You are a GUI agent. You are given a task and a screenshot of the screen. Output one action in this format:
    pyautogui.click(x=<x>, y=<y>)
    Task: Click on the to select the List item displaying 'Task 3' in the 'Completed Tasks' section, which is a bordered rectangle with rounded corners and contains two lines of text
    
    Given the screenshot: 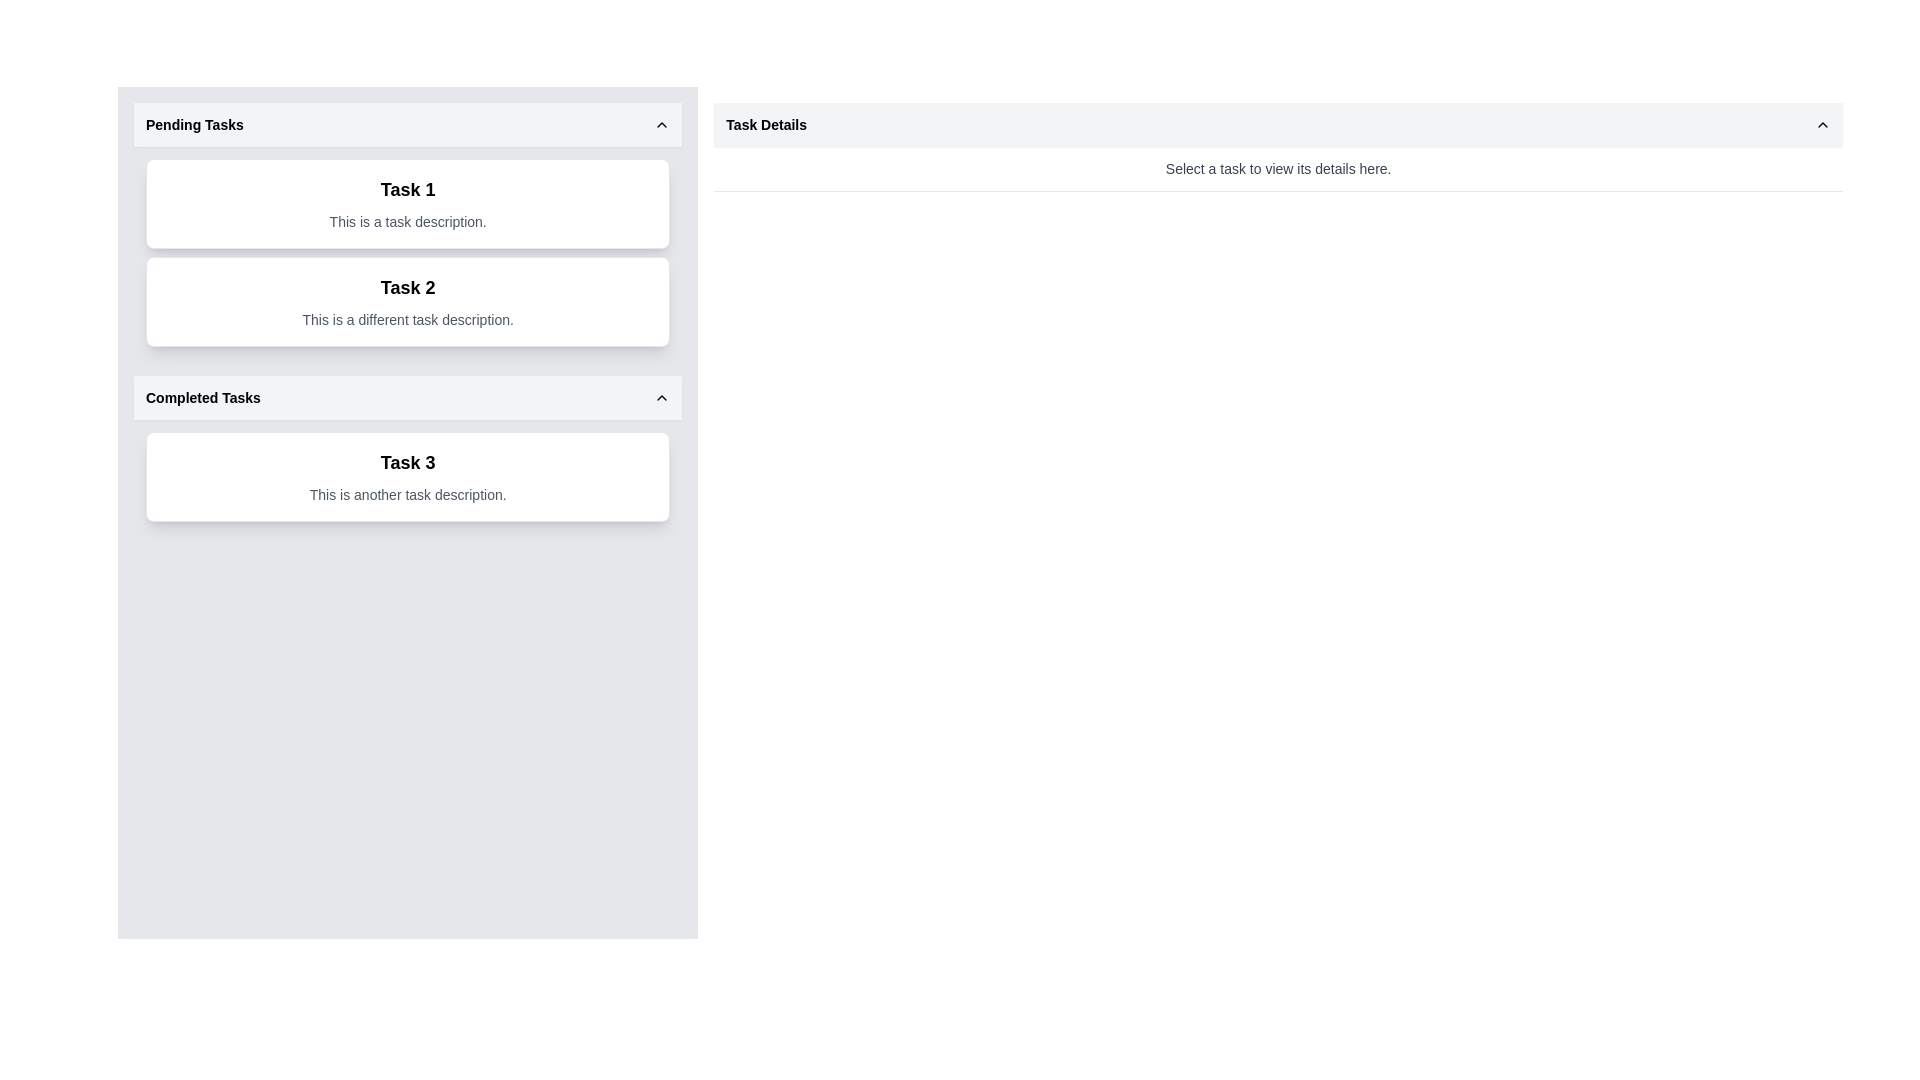 What is the action you would take?
    pyautogui.click(x=407, y=477)
    